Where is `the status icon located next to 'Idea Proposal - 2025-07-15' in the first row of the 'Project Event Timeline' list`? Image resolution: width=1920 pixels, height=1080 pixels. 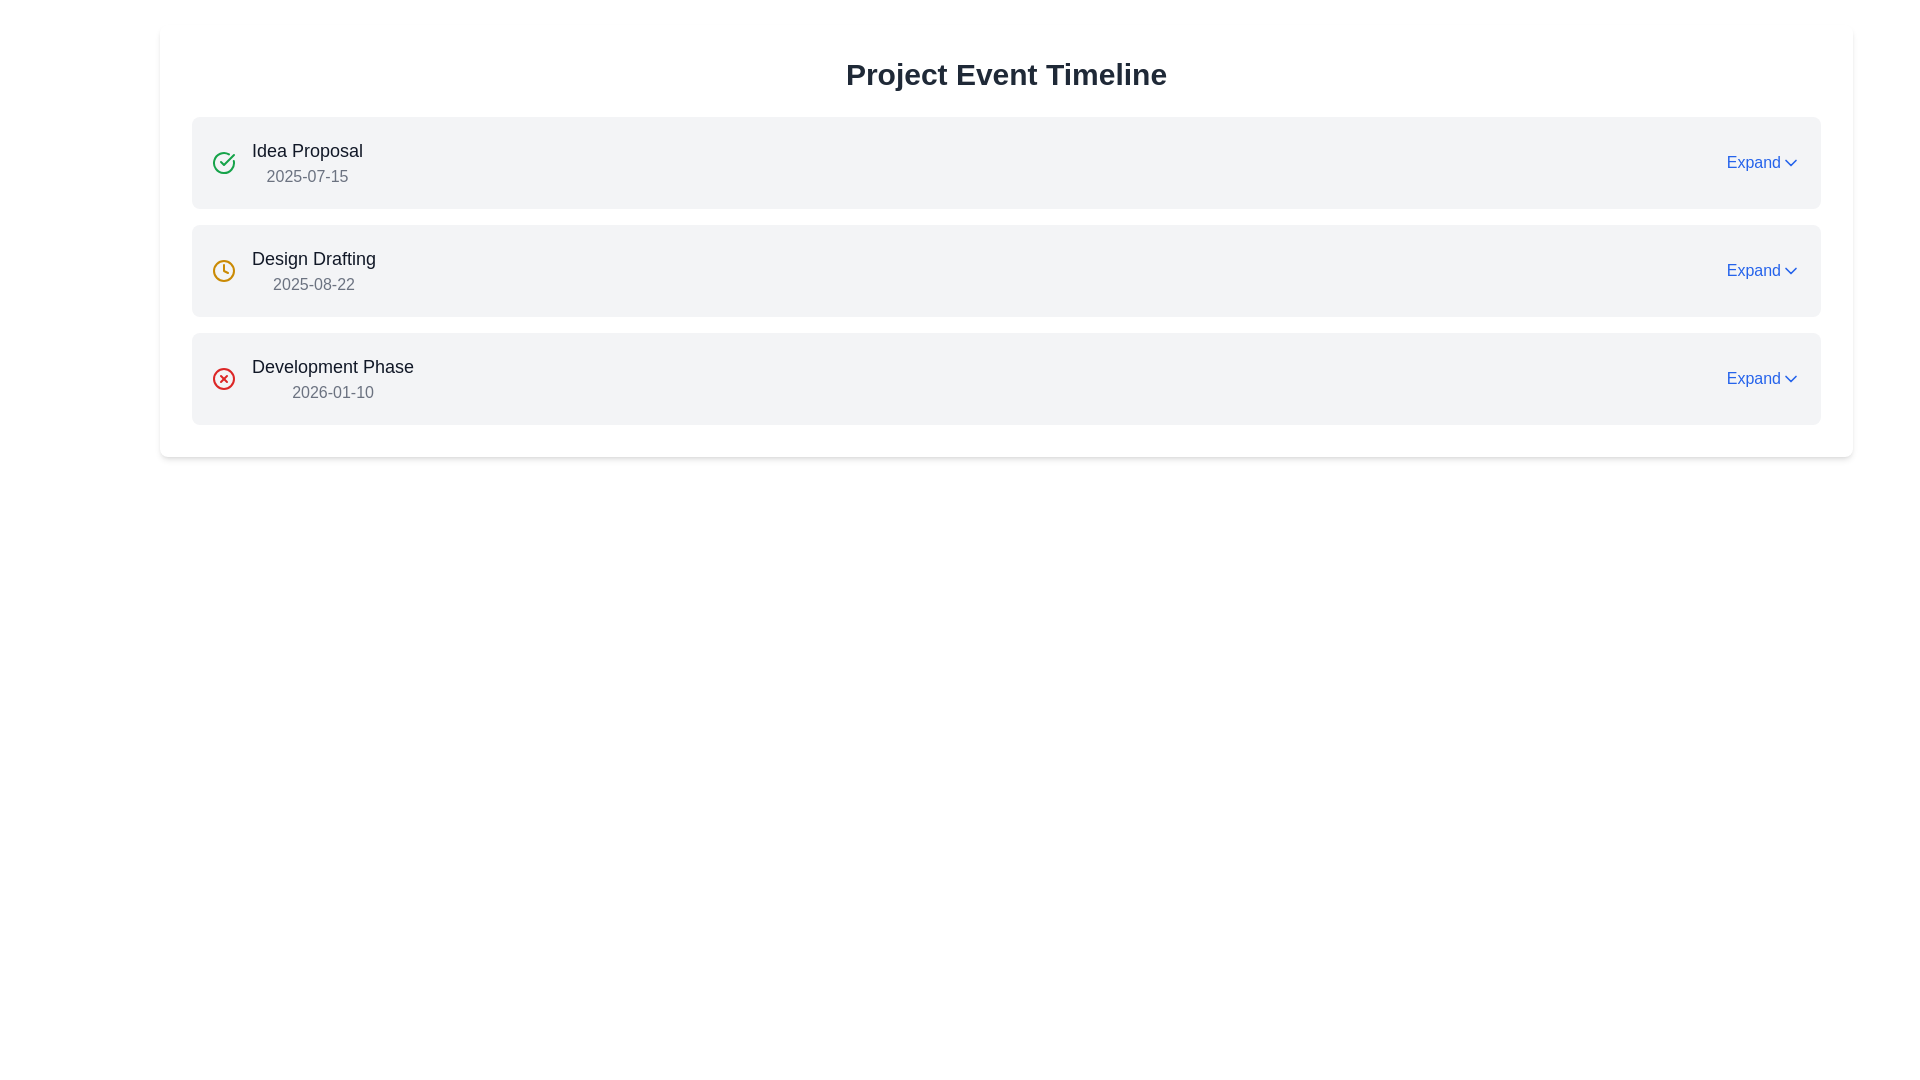 the status icon located next to 'Idea Proposal - 2025-07-15' in the first row of the 'Project Event Timeline' list is located at coordinates (227, 158).